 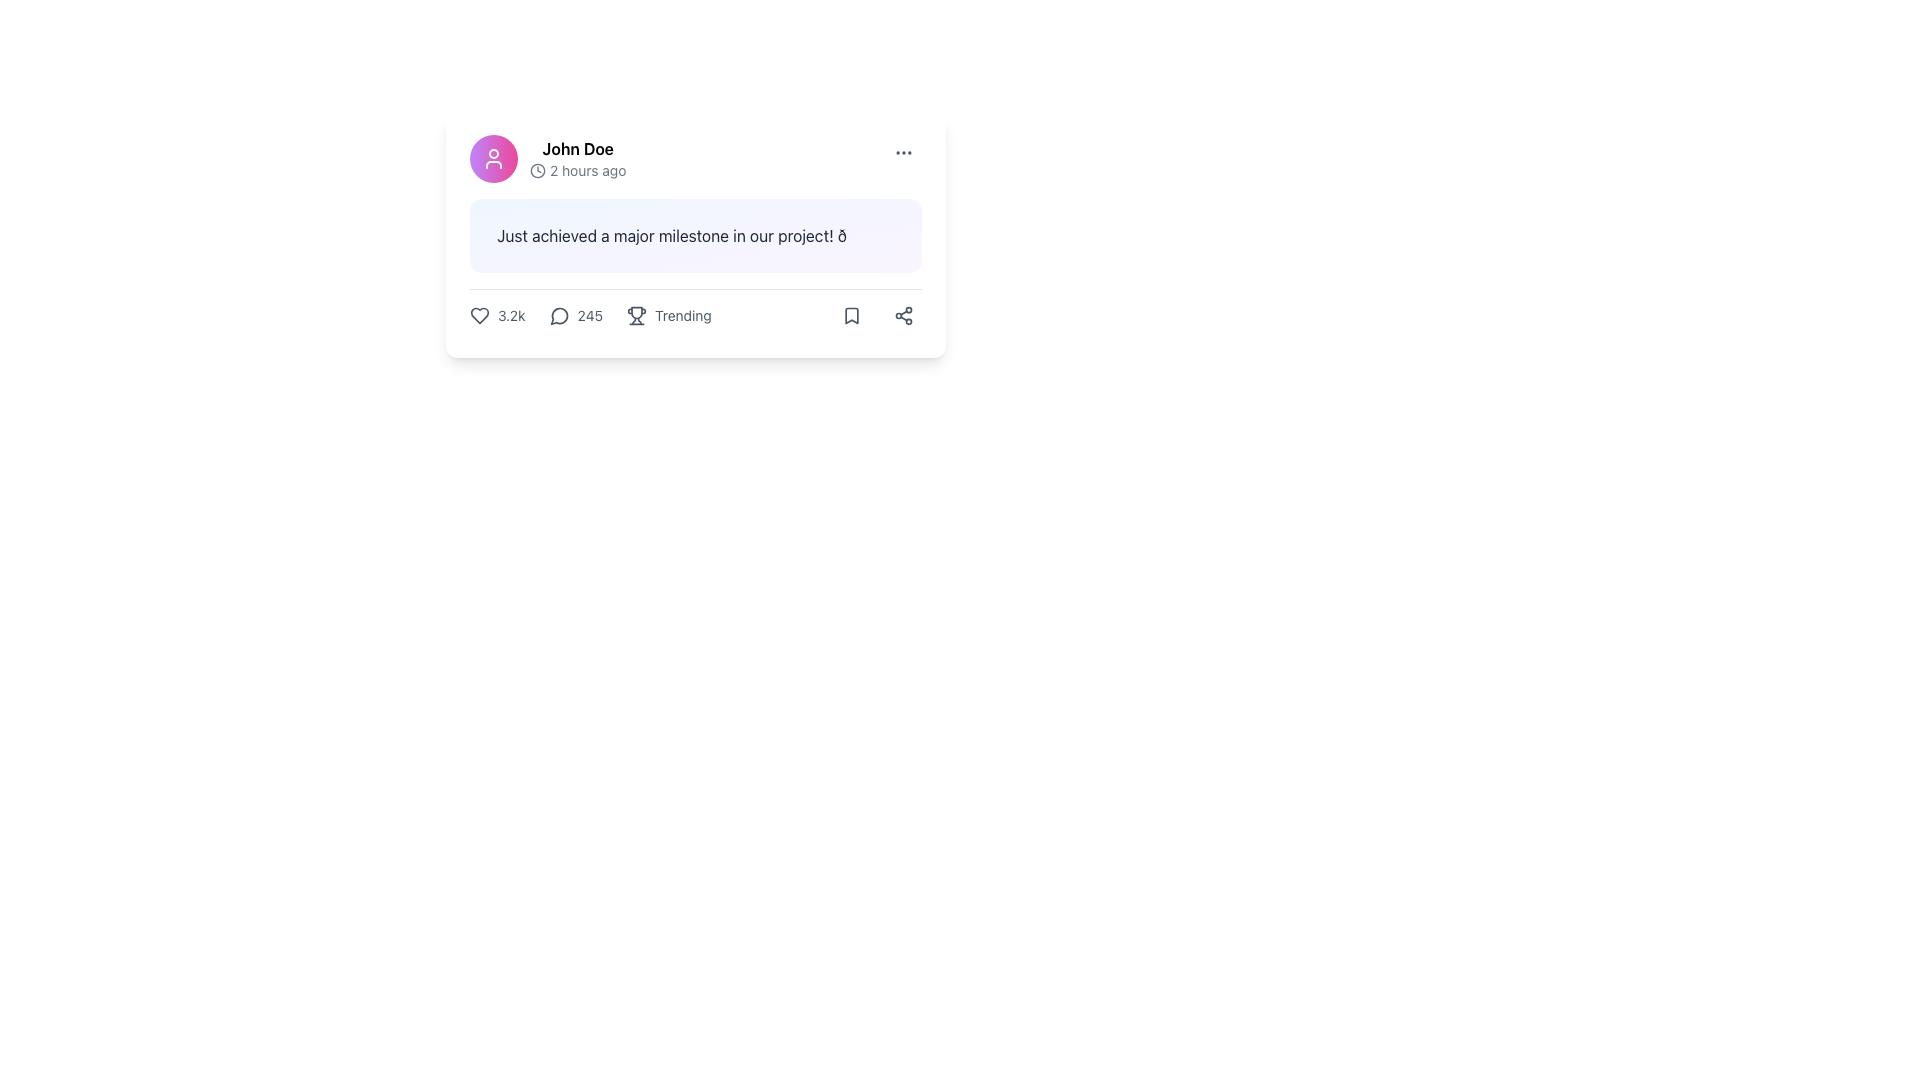 What do you see at coordinates (511, 315) in the screenshot?
I see `the metric number displayed in the text label showing '3.2k', which is positioned to the right of the heart icon` at bounding box center [511, 315].